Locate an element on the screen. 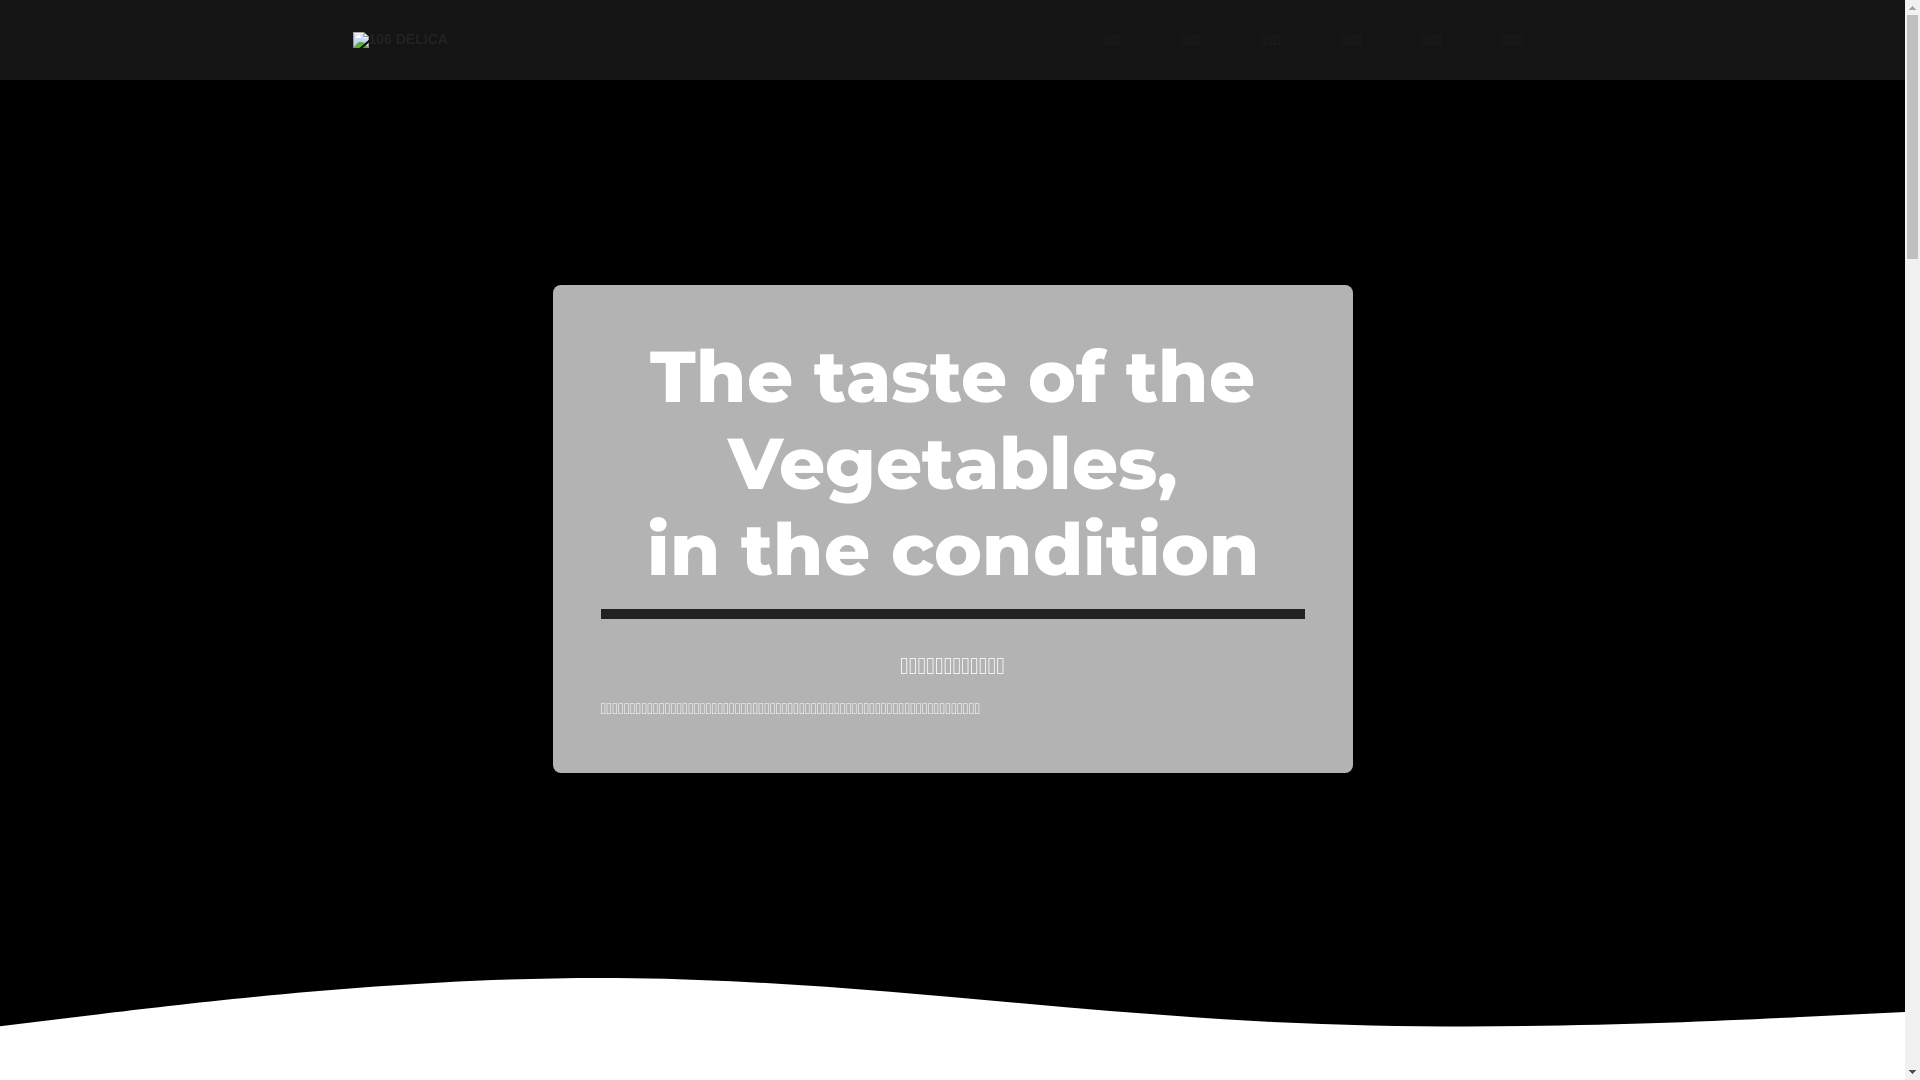  '106 DELICA' is located at coordinates (399, 39).